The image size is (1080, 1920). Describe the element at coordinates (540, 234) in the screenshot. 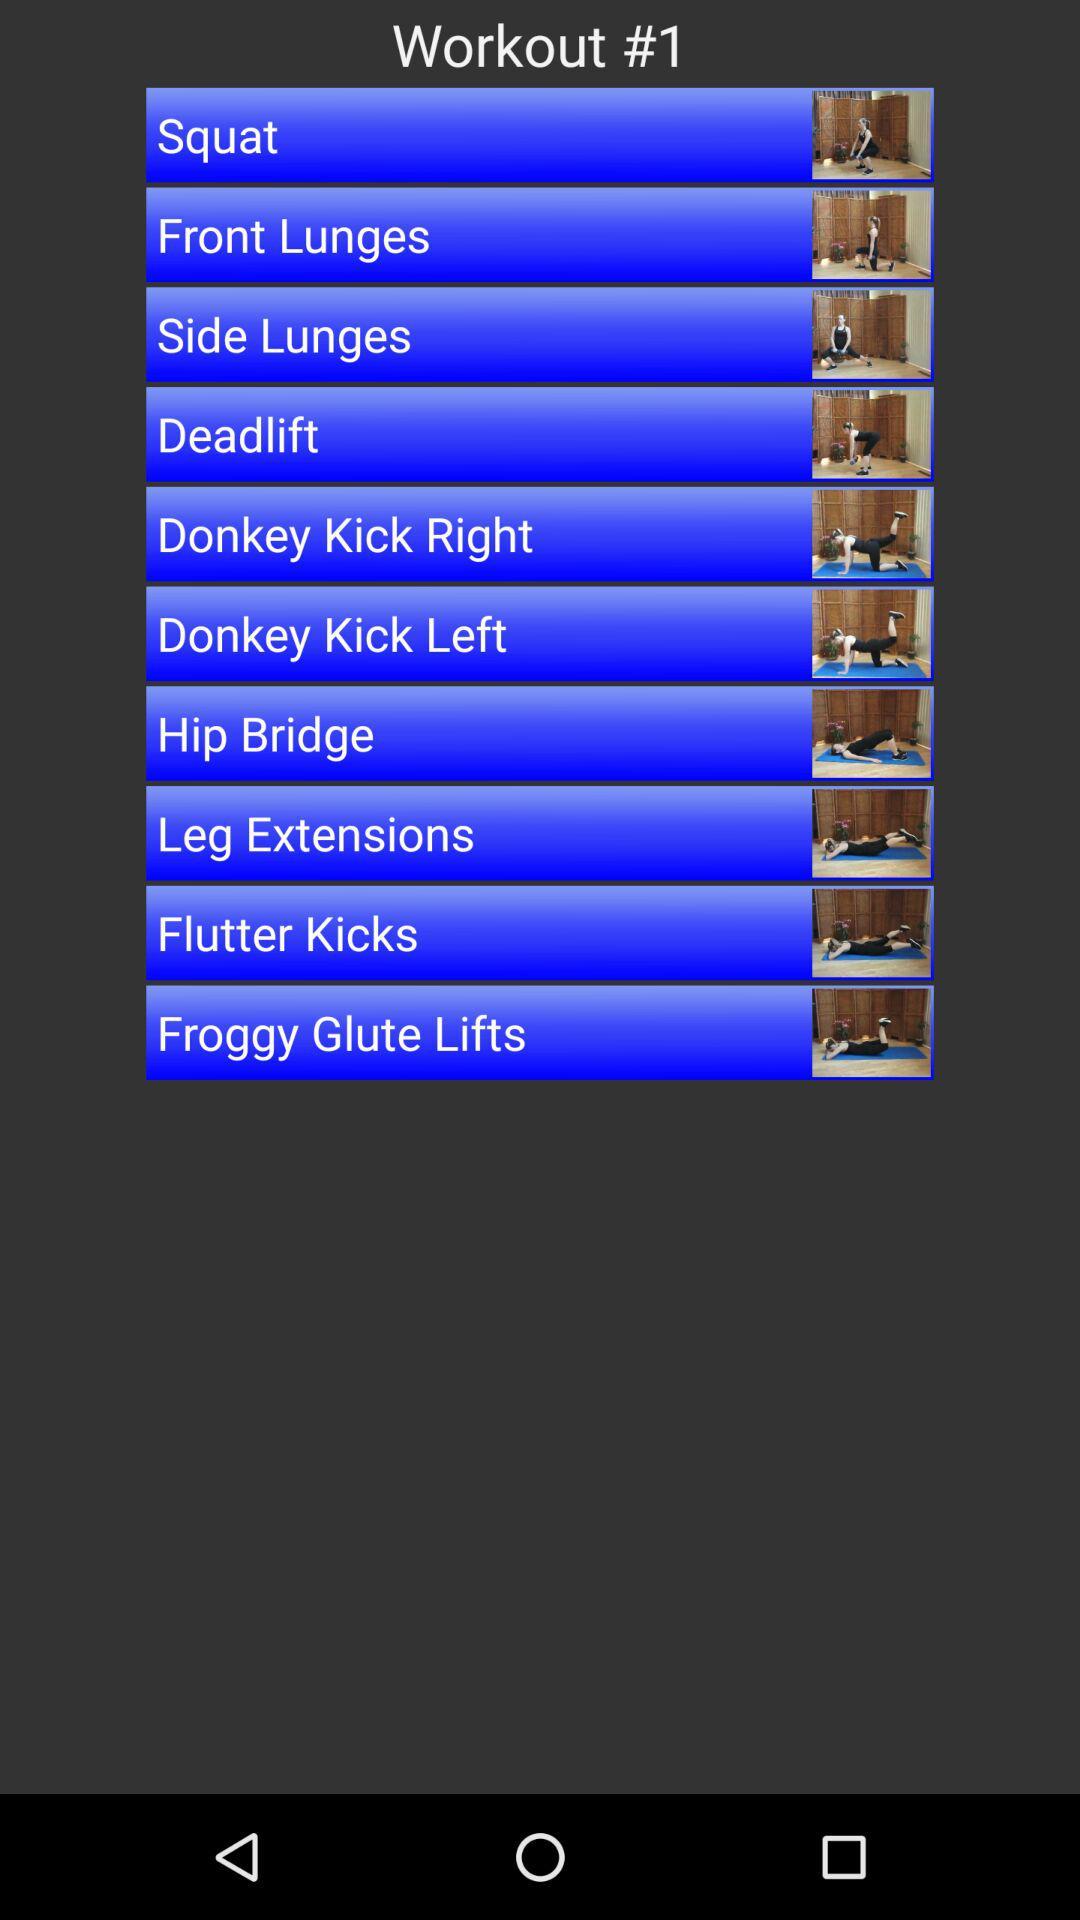

I see `the item above side lunges icon` at that location.